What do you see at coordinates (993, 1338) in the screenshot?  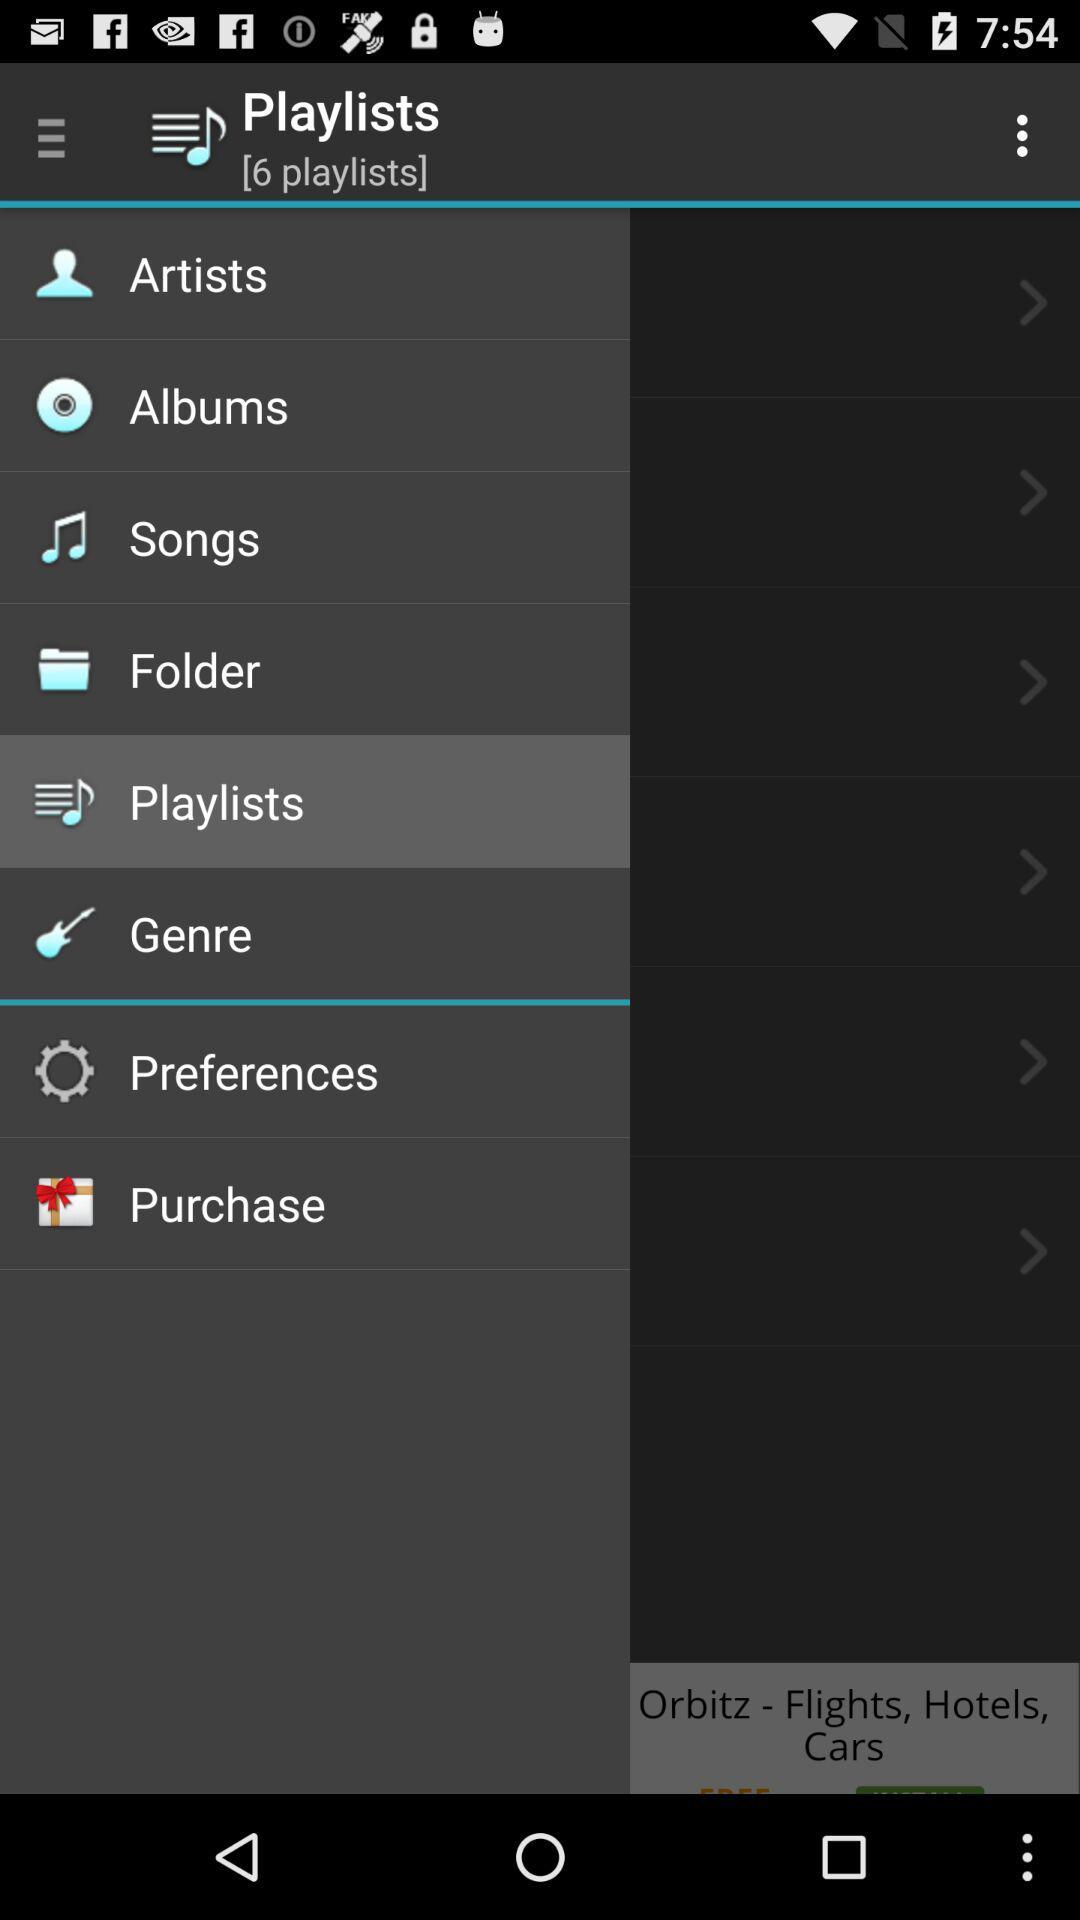 I see `the arrow_forward icon` at bounding box center [993, 1338].